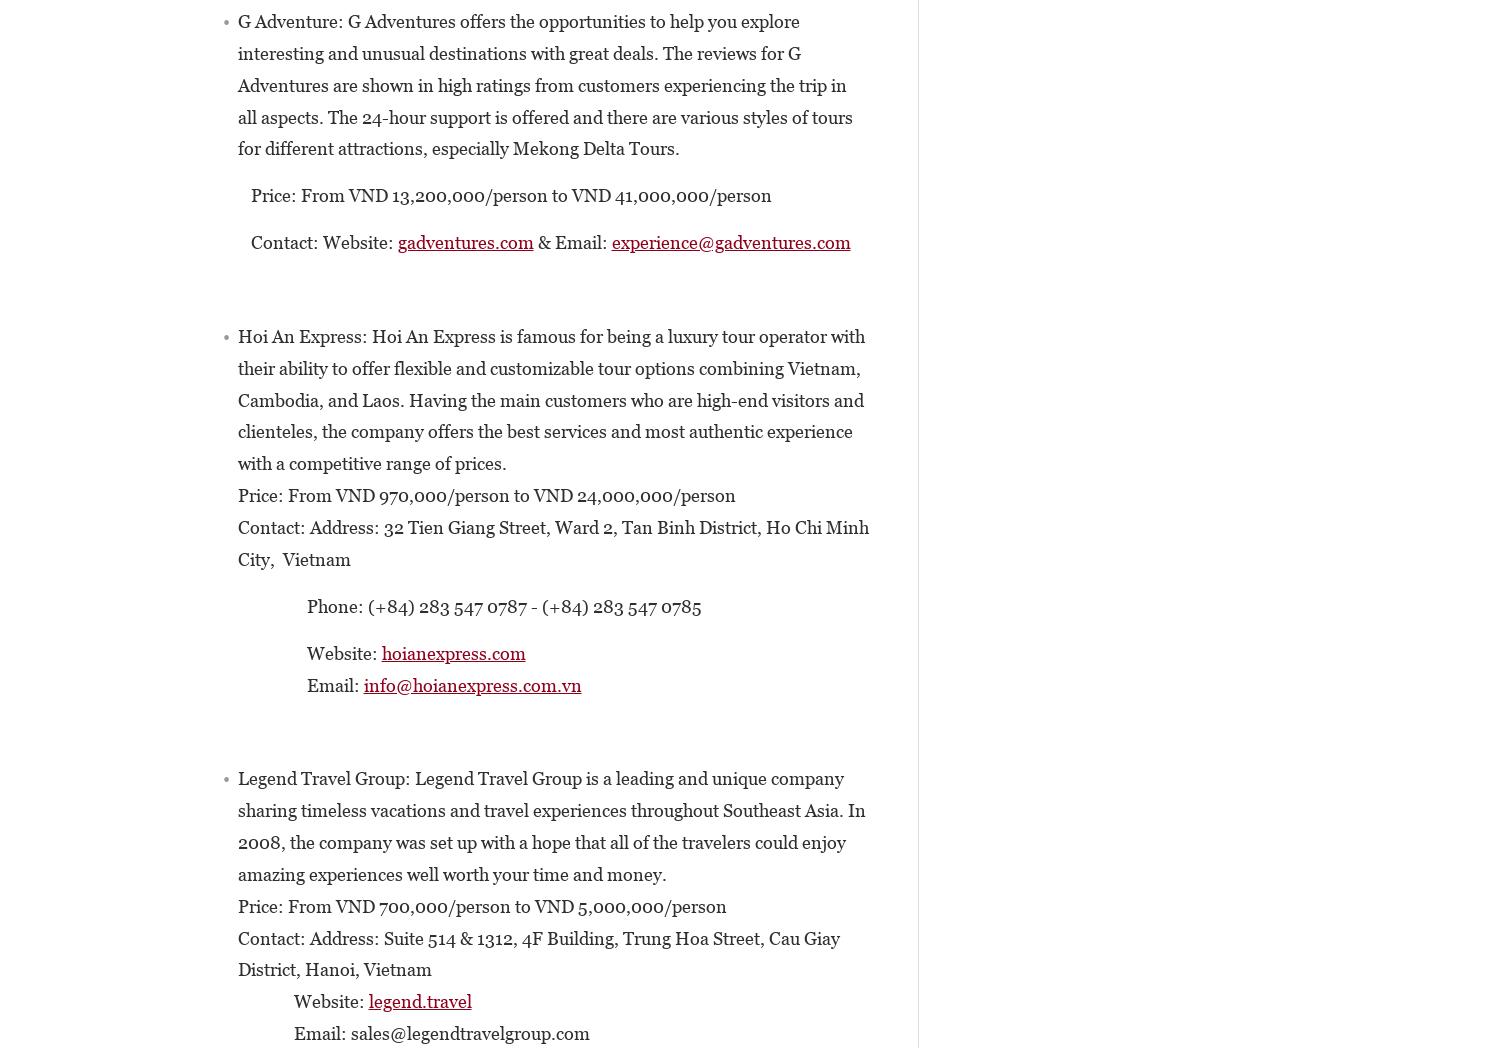 This screenshot has width=1500, height=1048. I want to click on 'info@hoianexpress.com.vn', so click(471, 684).